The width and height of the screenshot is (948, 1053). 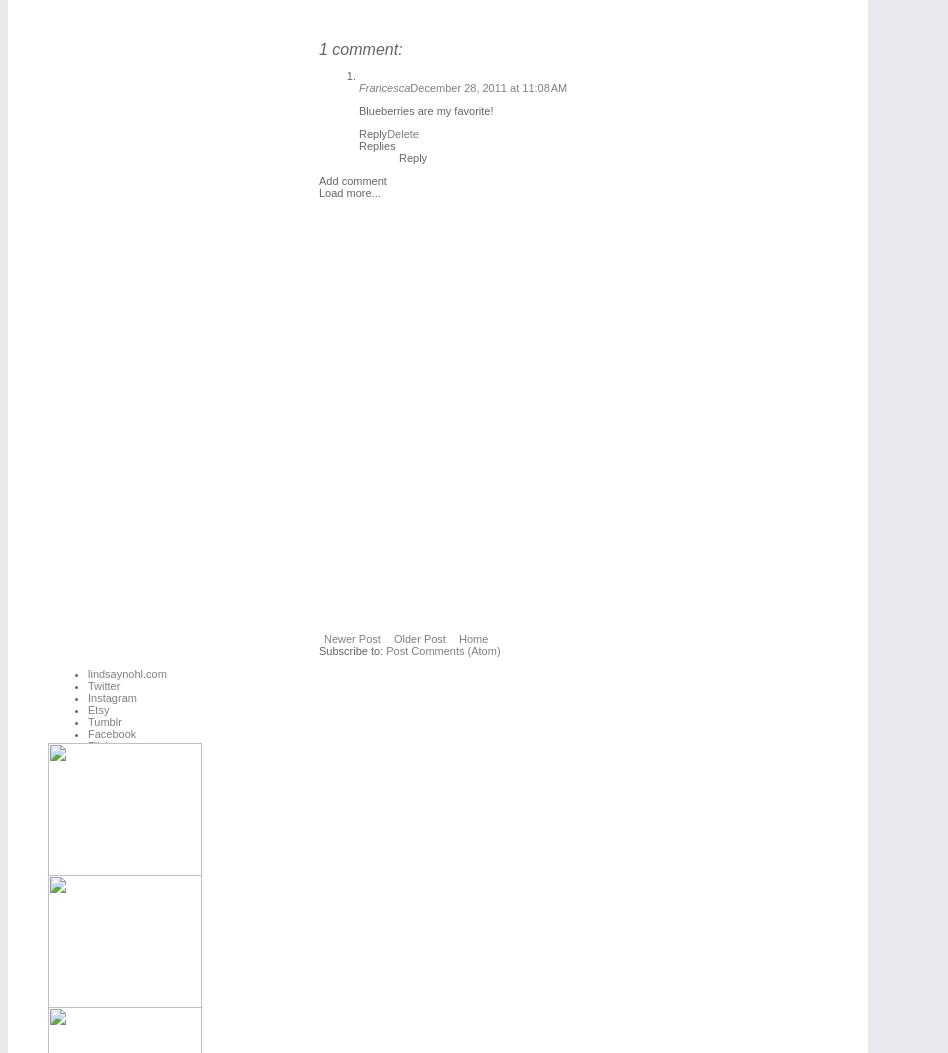 What do you see at coordinates (352, 649) in the screenshot?
I see `'Subscribe to:'` at bounding box center [352, 649].